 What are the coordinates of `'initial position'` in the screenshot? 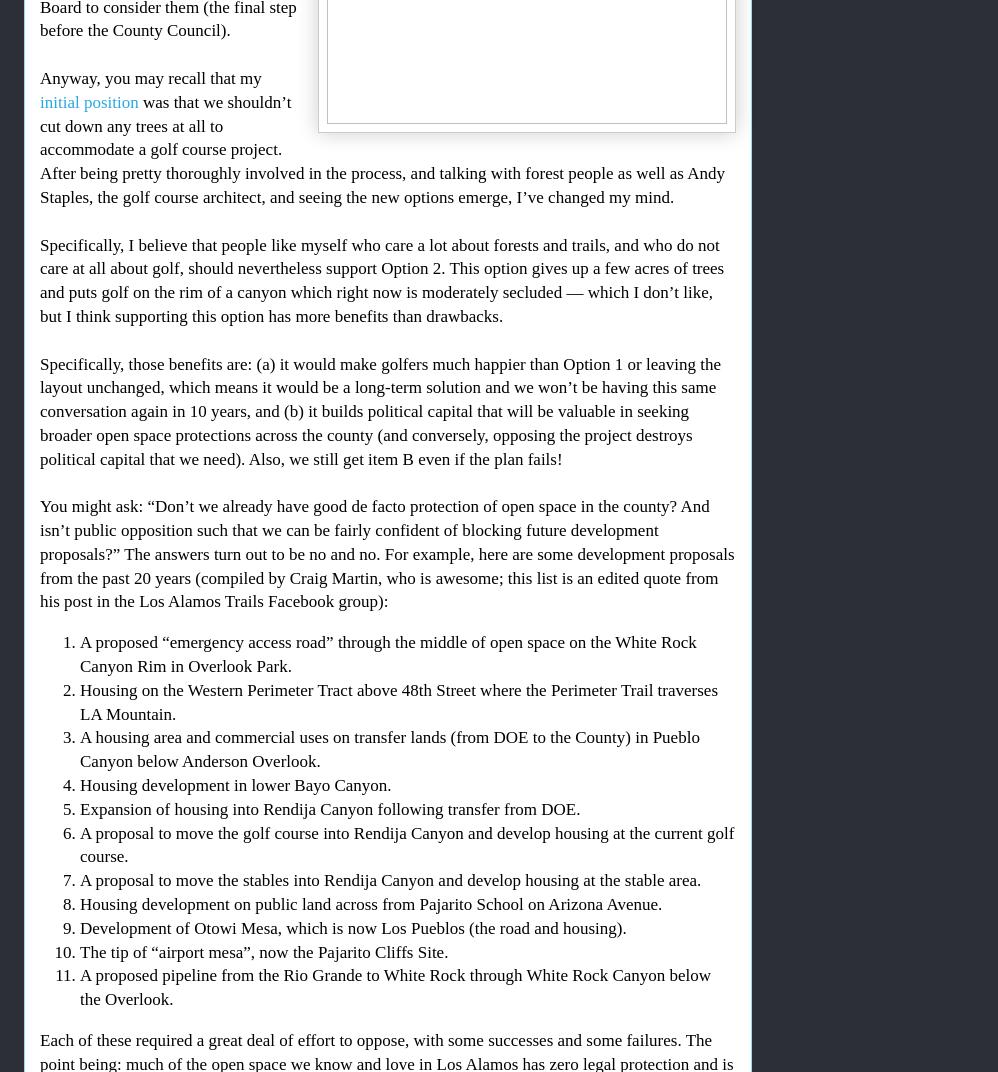 It's located at (88, 101).